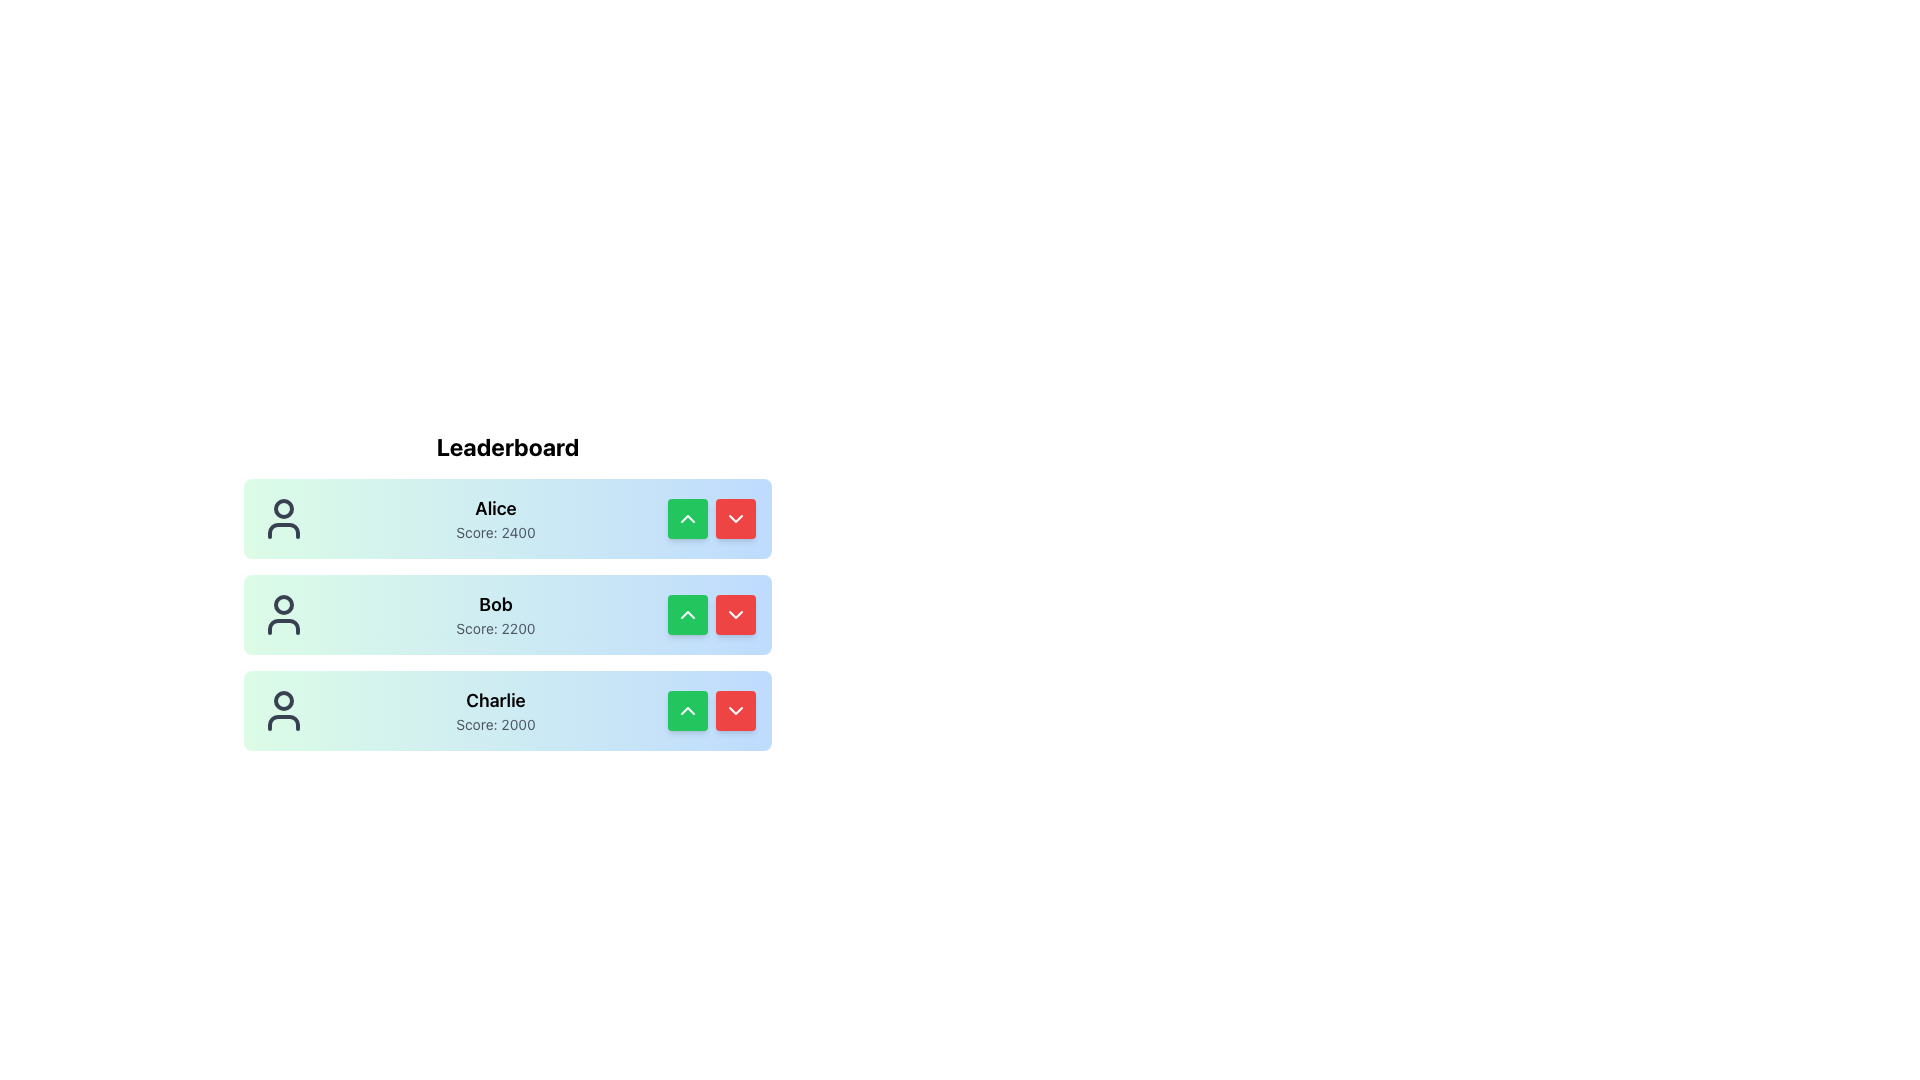 The image size is (1920, 1080). What do you see at coordinates (495, 613) in the screenshot?
I see `the Text Display element that shows the name 'Bob' prominently in bold with a score of '2200' below it` at bounding box center [495, 613].